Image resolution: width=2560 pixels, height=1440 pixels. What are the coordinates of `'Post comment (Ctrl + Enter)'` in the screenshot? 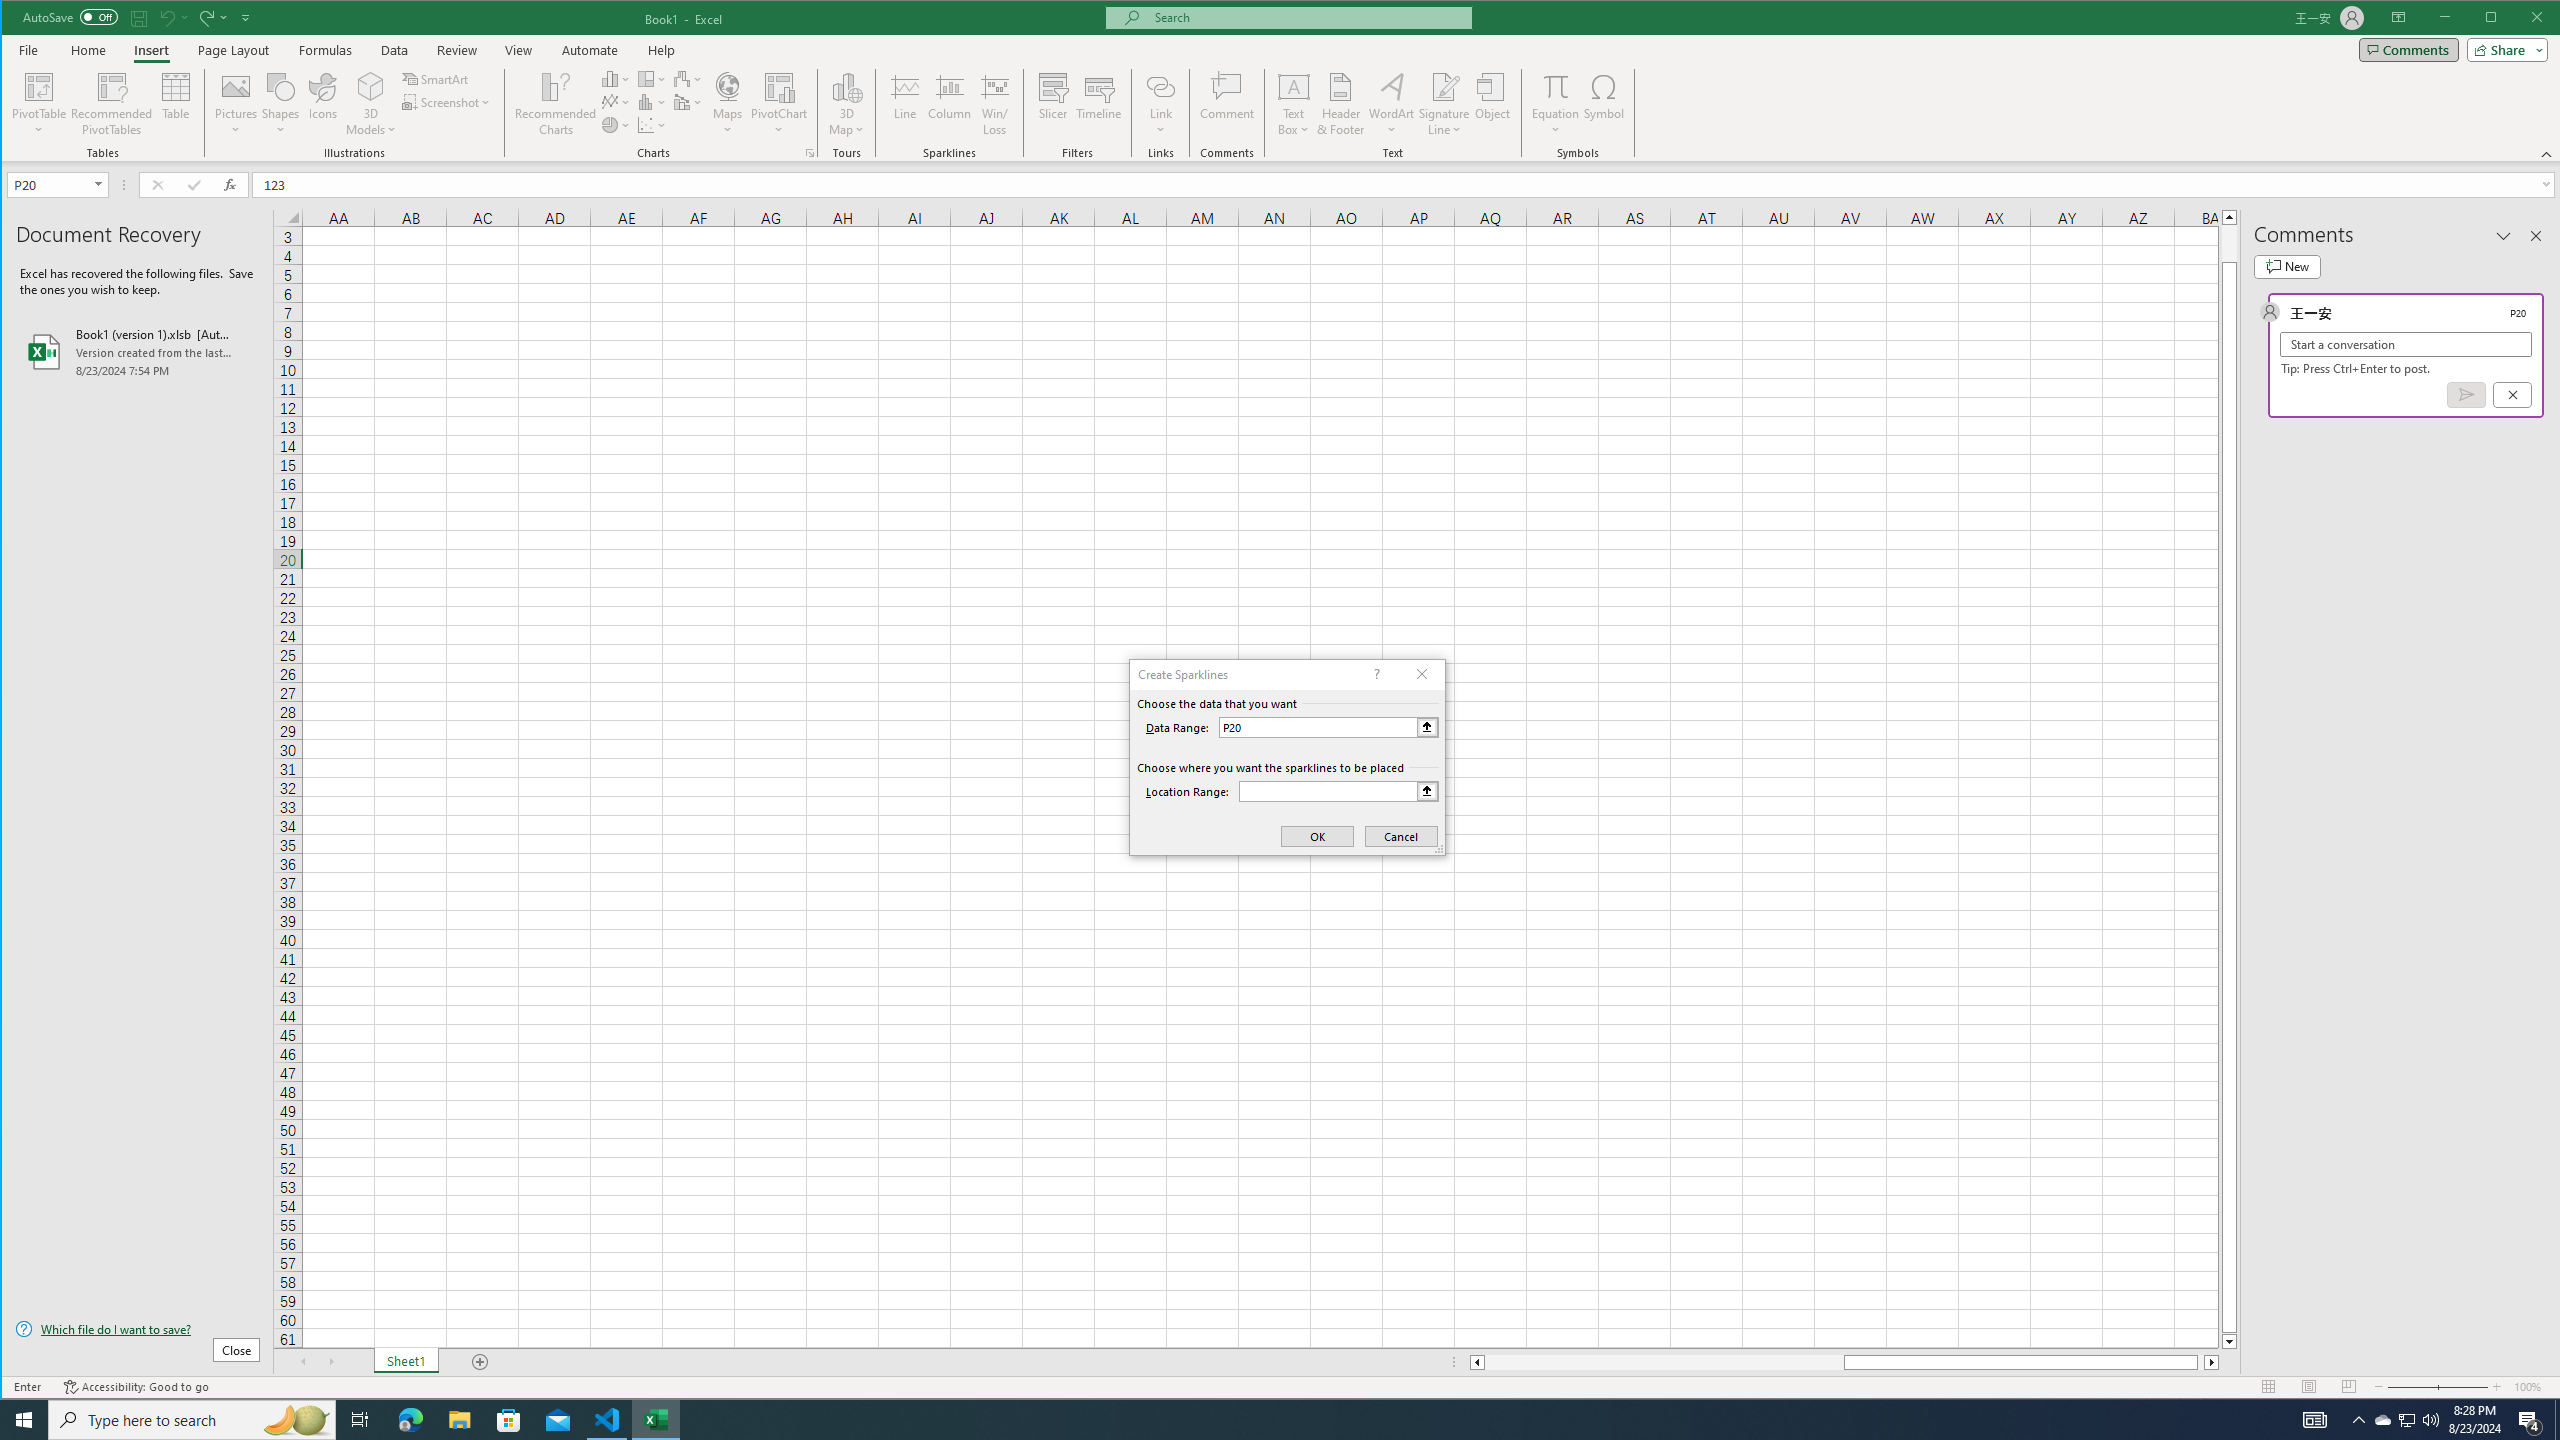 It's located at (2466, 394).